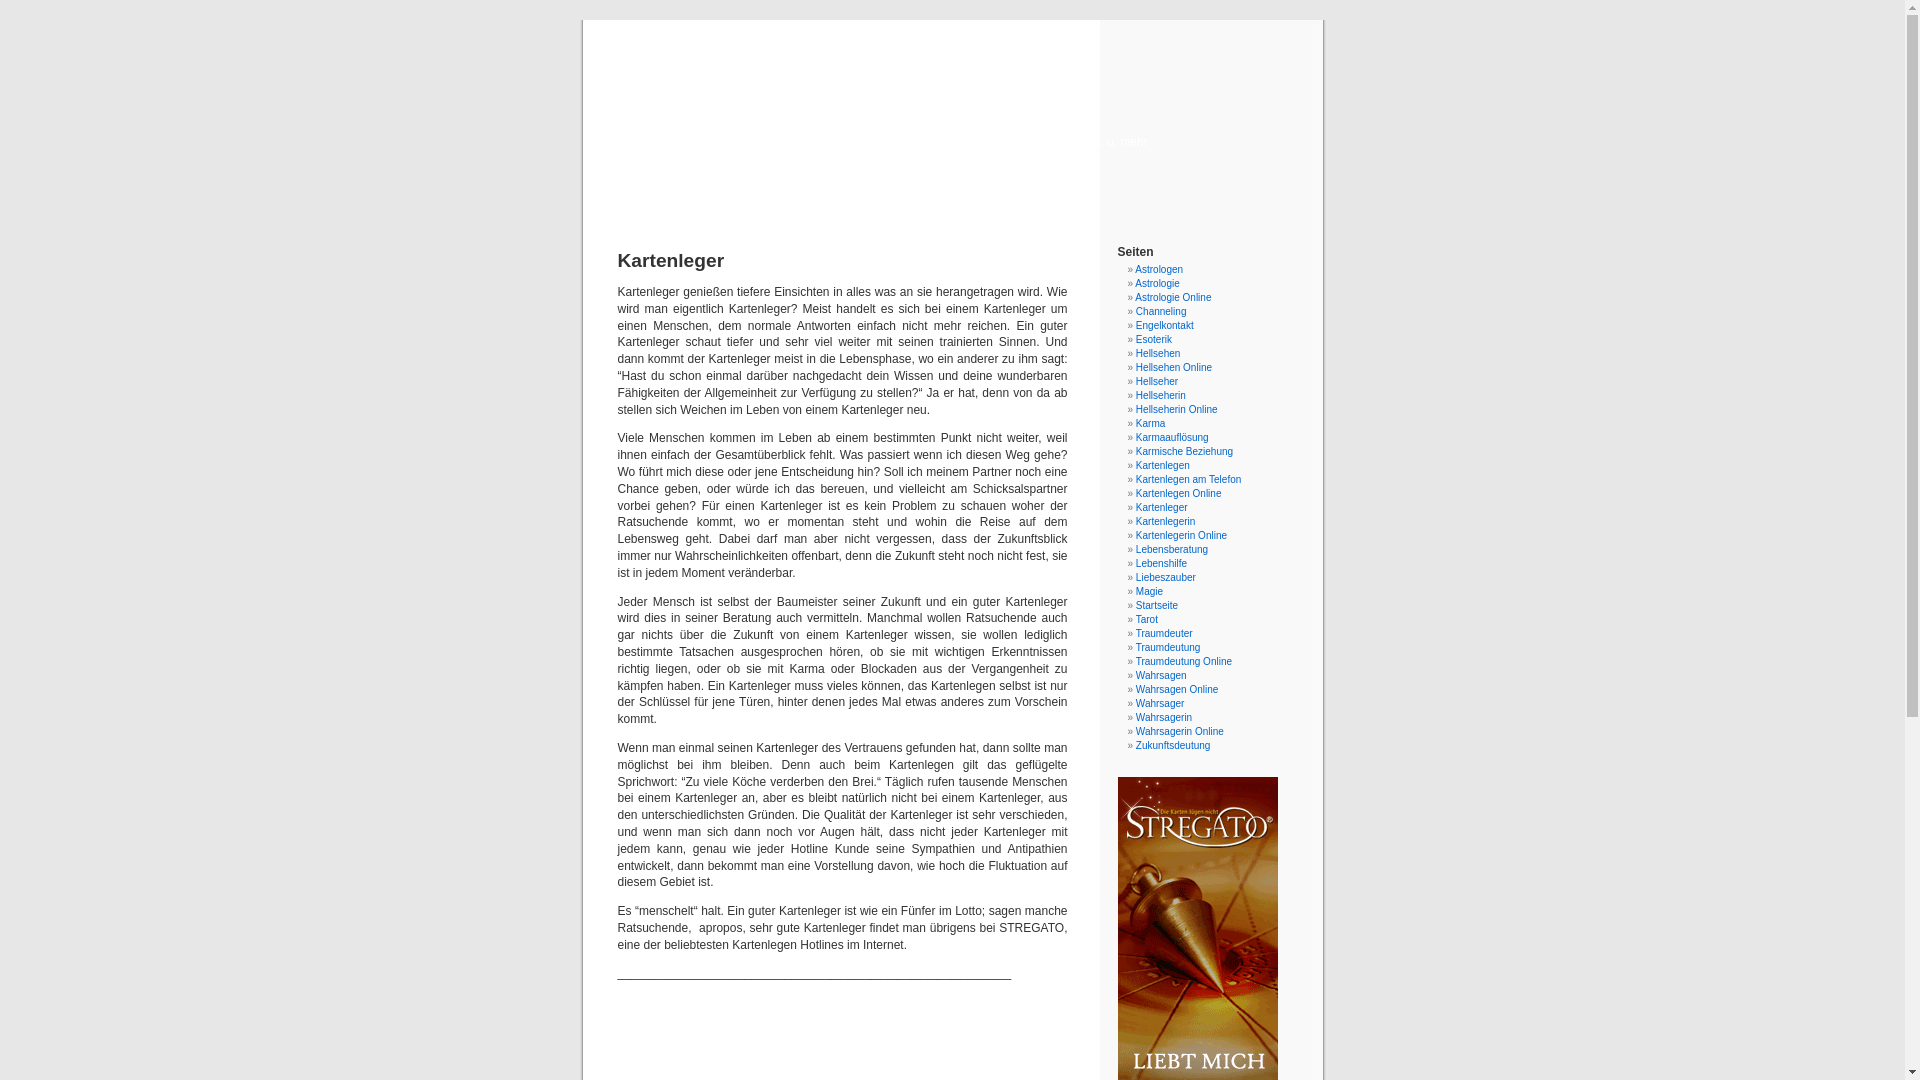  What do you see at coordinates (1174, 367) in the screenshot?
I see `'Hellsehen Online'` at bounding box center [1174, 367].